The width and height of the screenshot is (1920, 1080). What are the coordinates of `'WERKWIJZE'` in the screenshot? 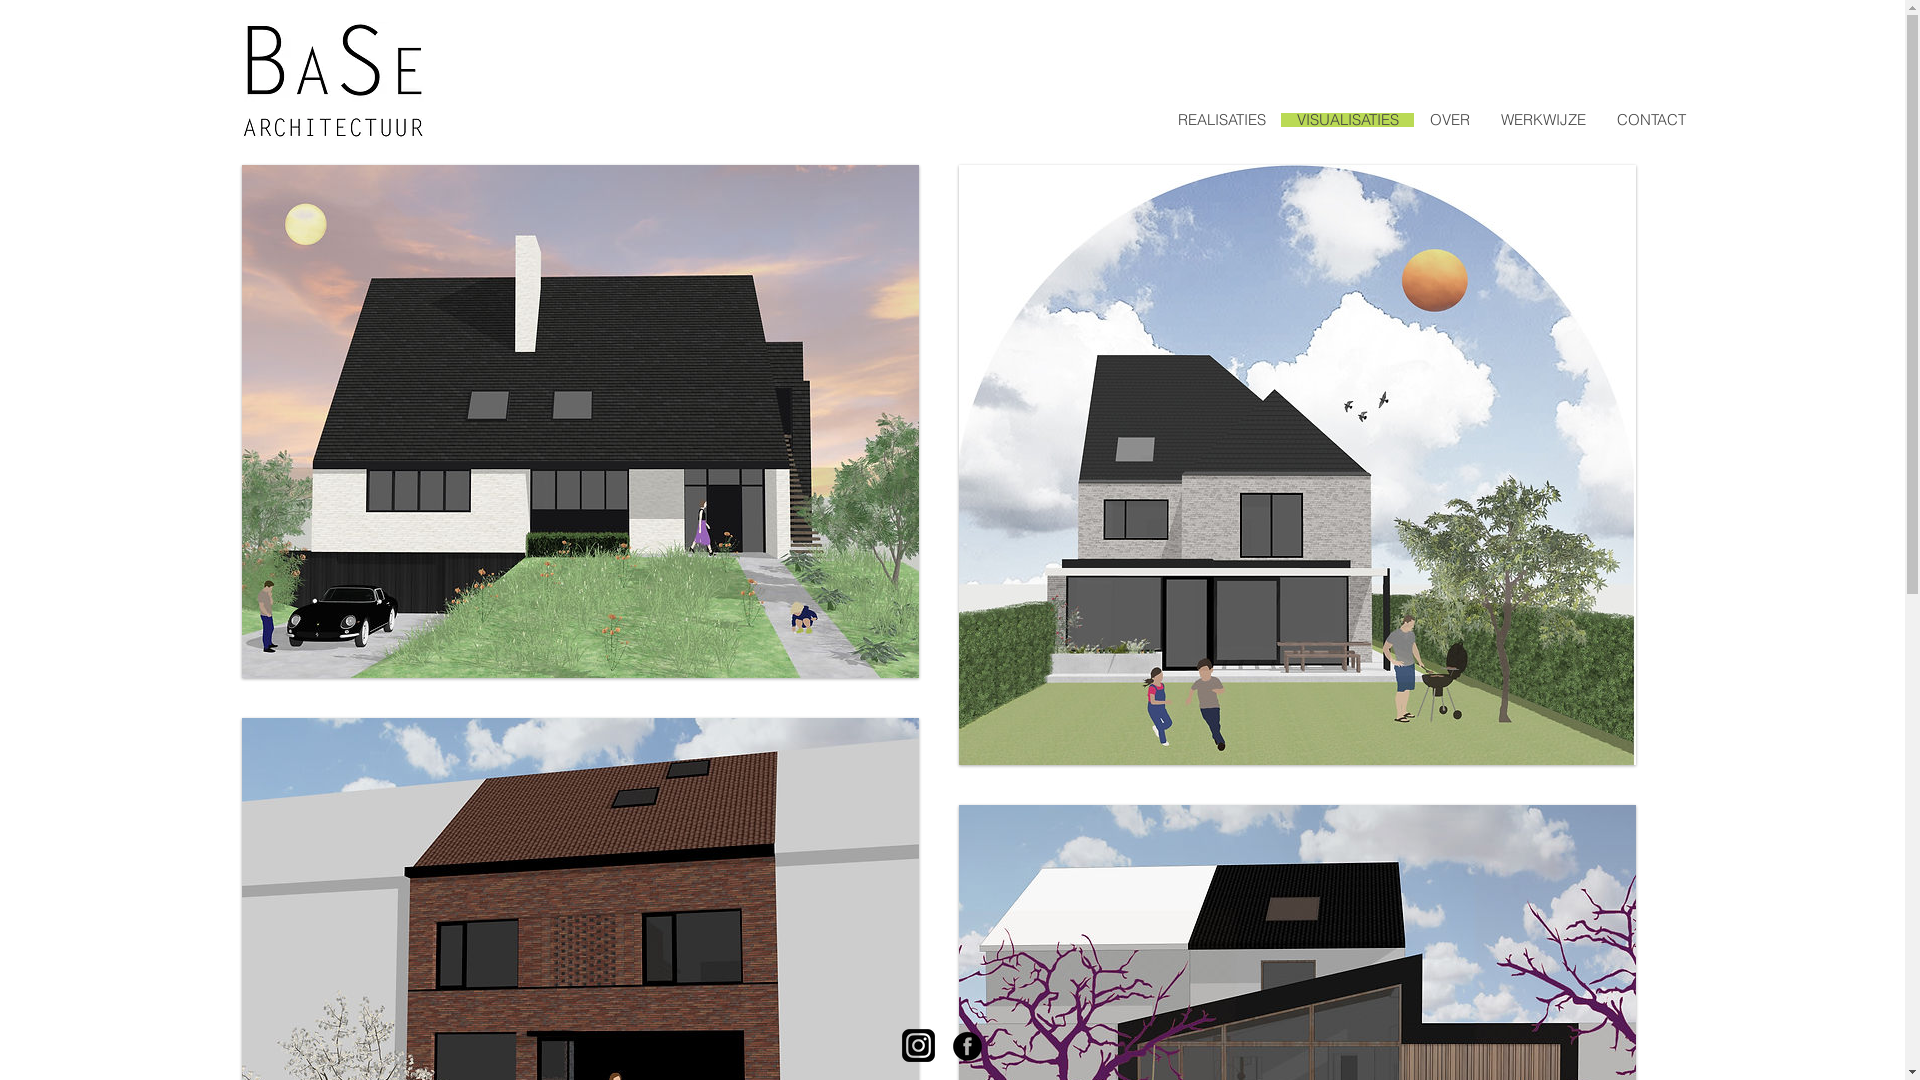 It's located at (1540, 119).